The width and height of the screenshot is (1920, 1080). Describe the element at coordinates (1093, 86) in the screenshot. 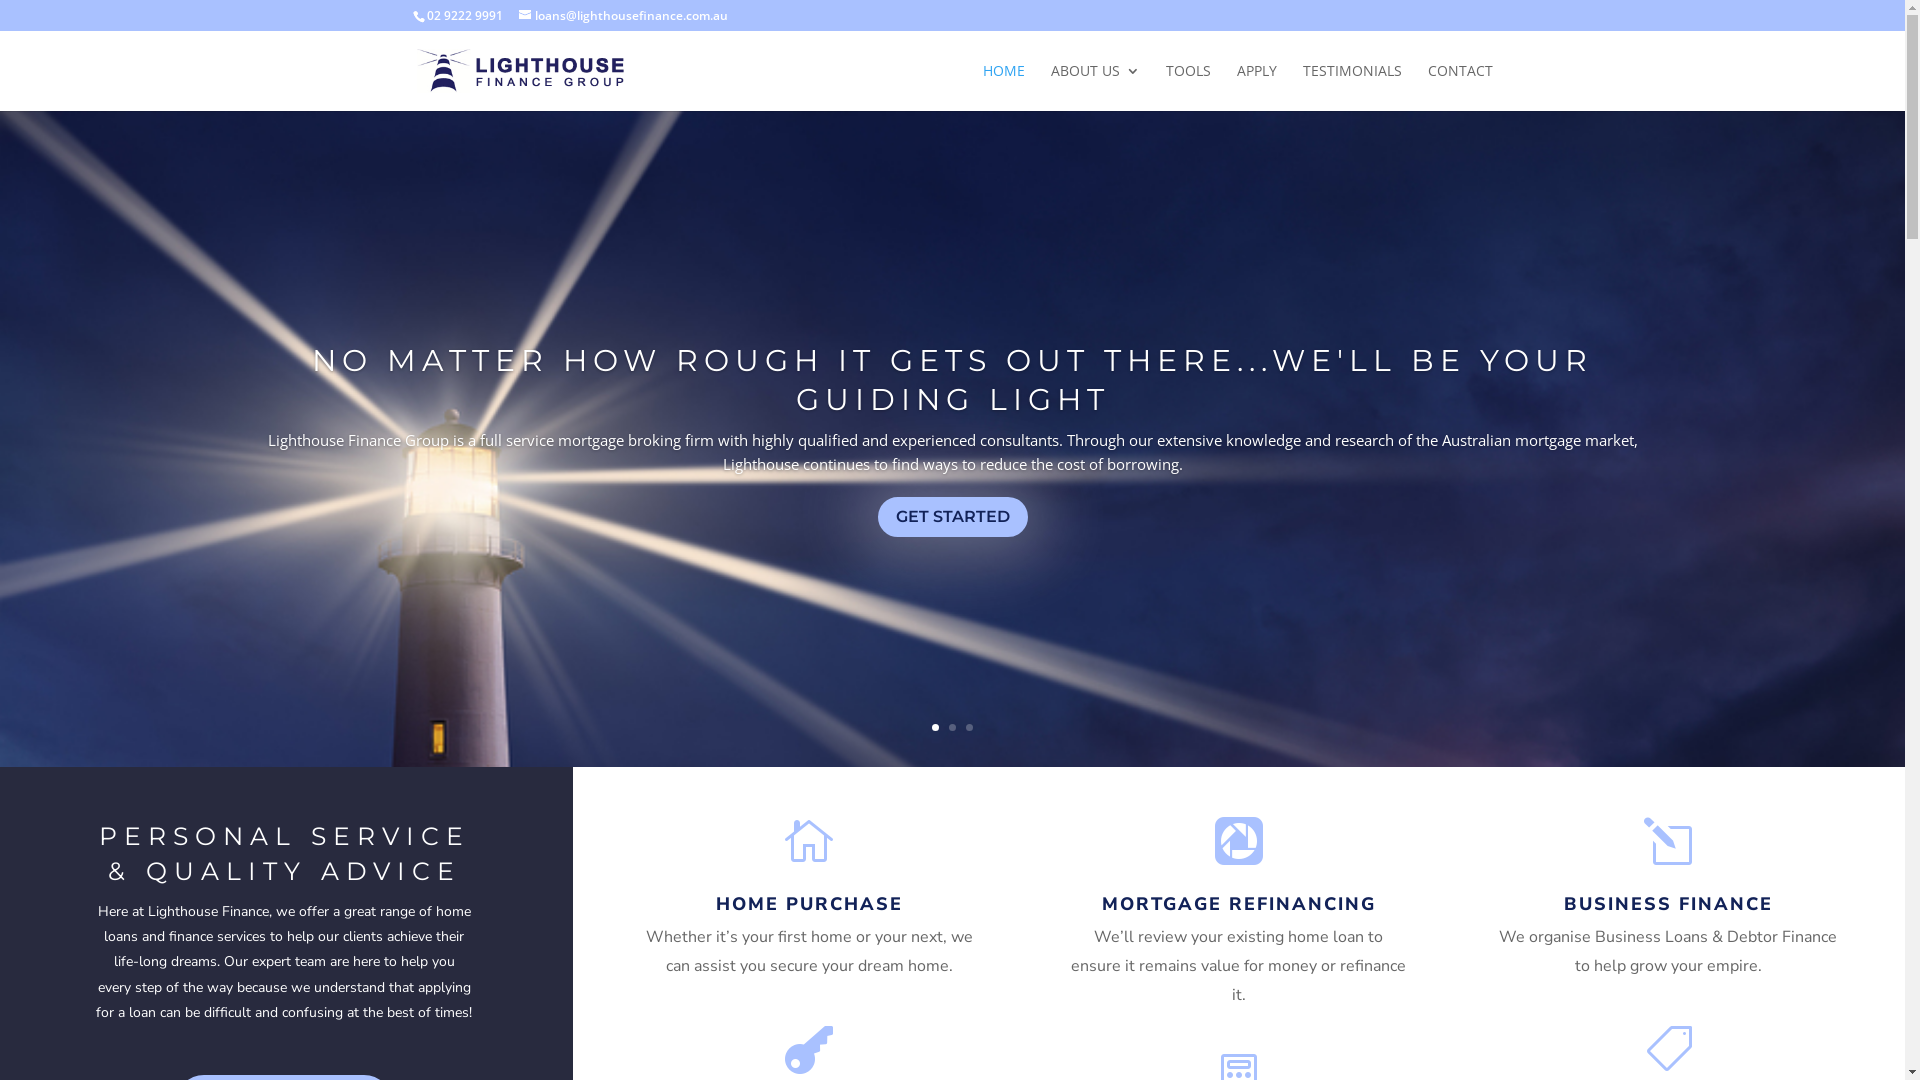

I see `'ABOUT US'` at that location.